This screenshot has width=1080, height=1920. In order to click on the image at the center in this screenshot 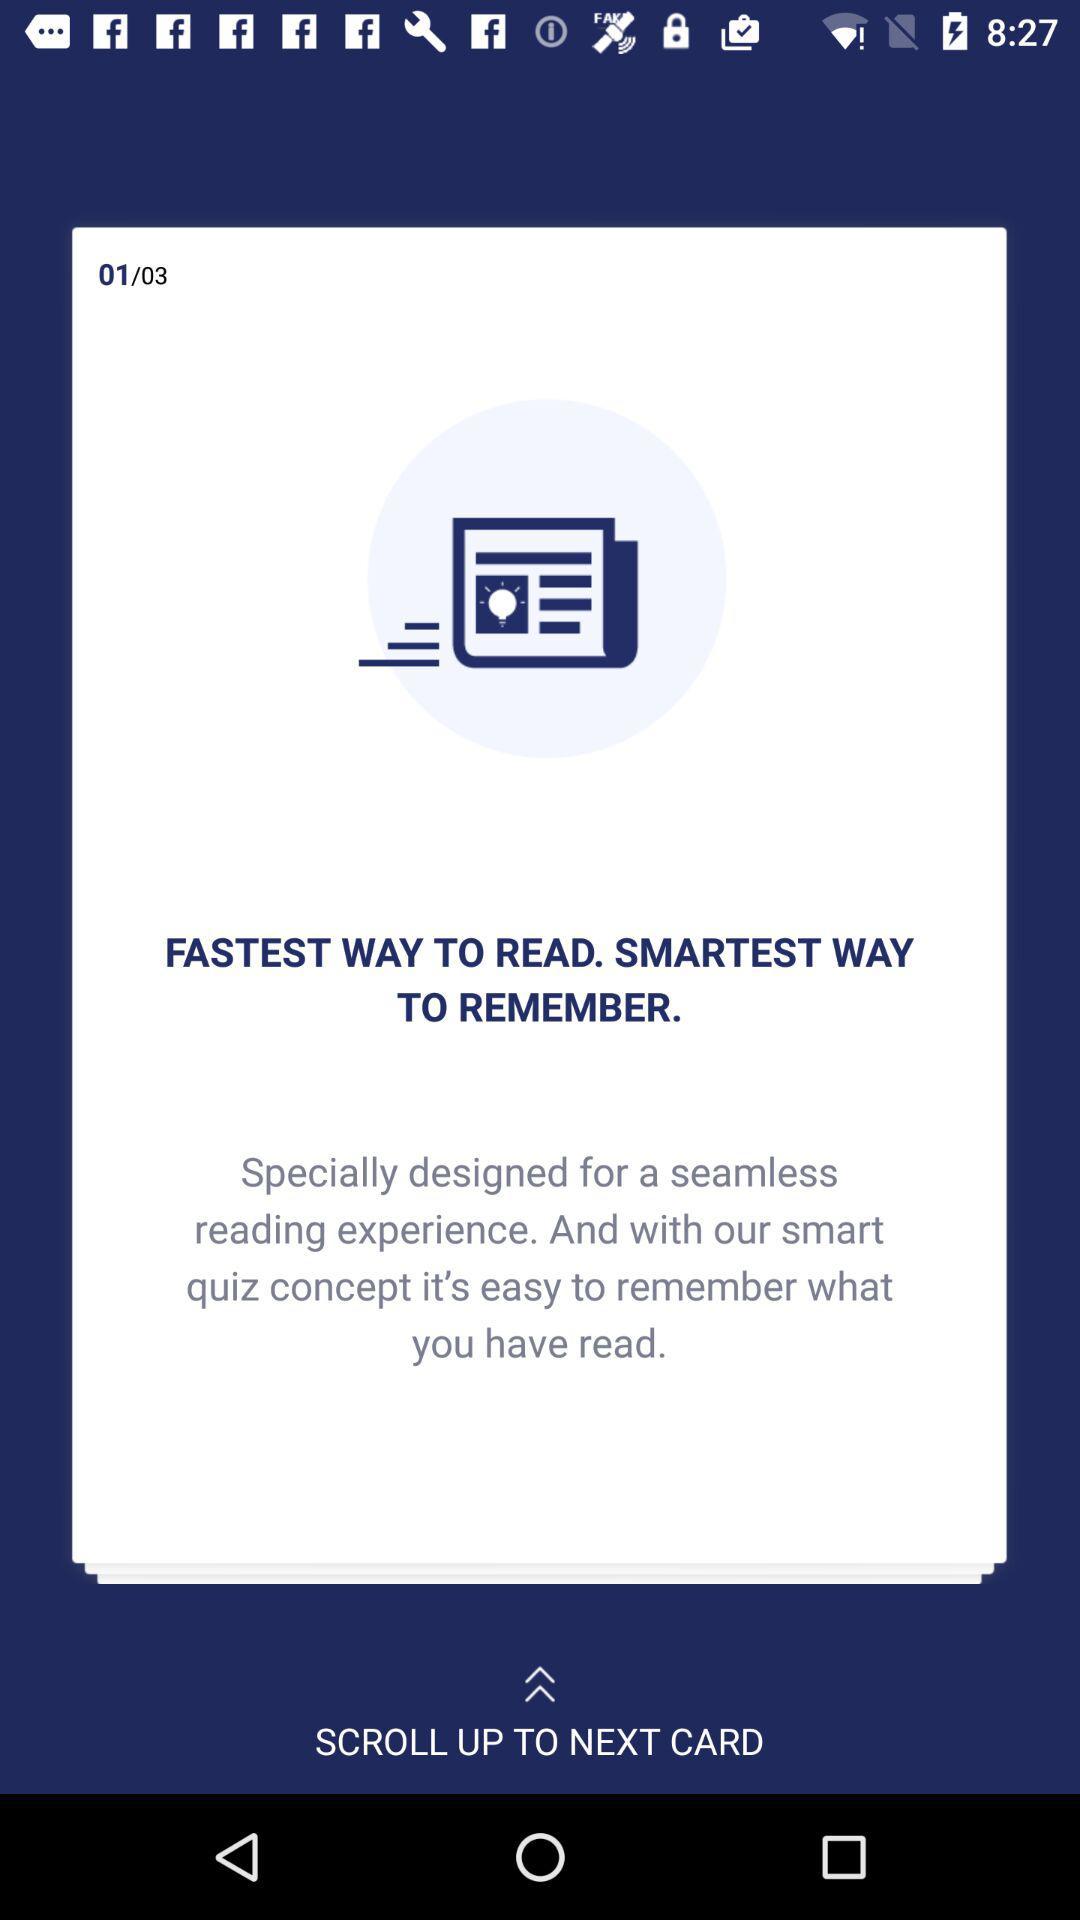, I will do `click(538, 577)`.